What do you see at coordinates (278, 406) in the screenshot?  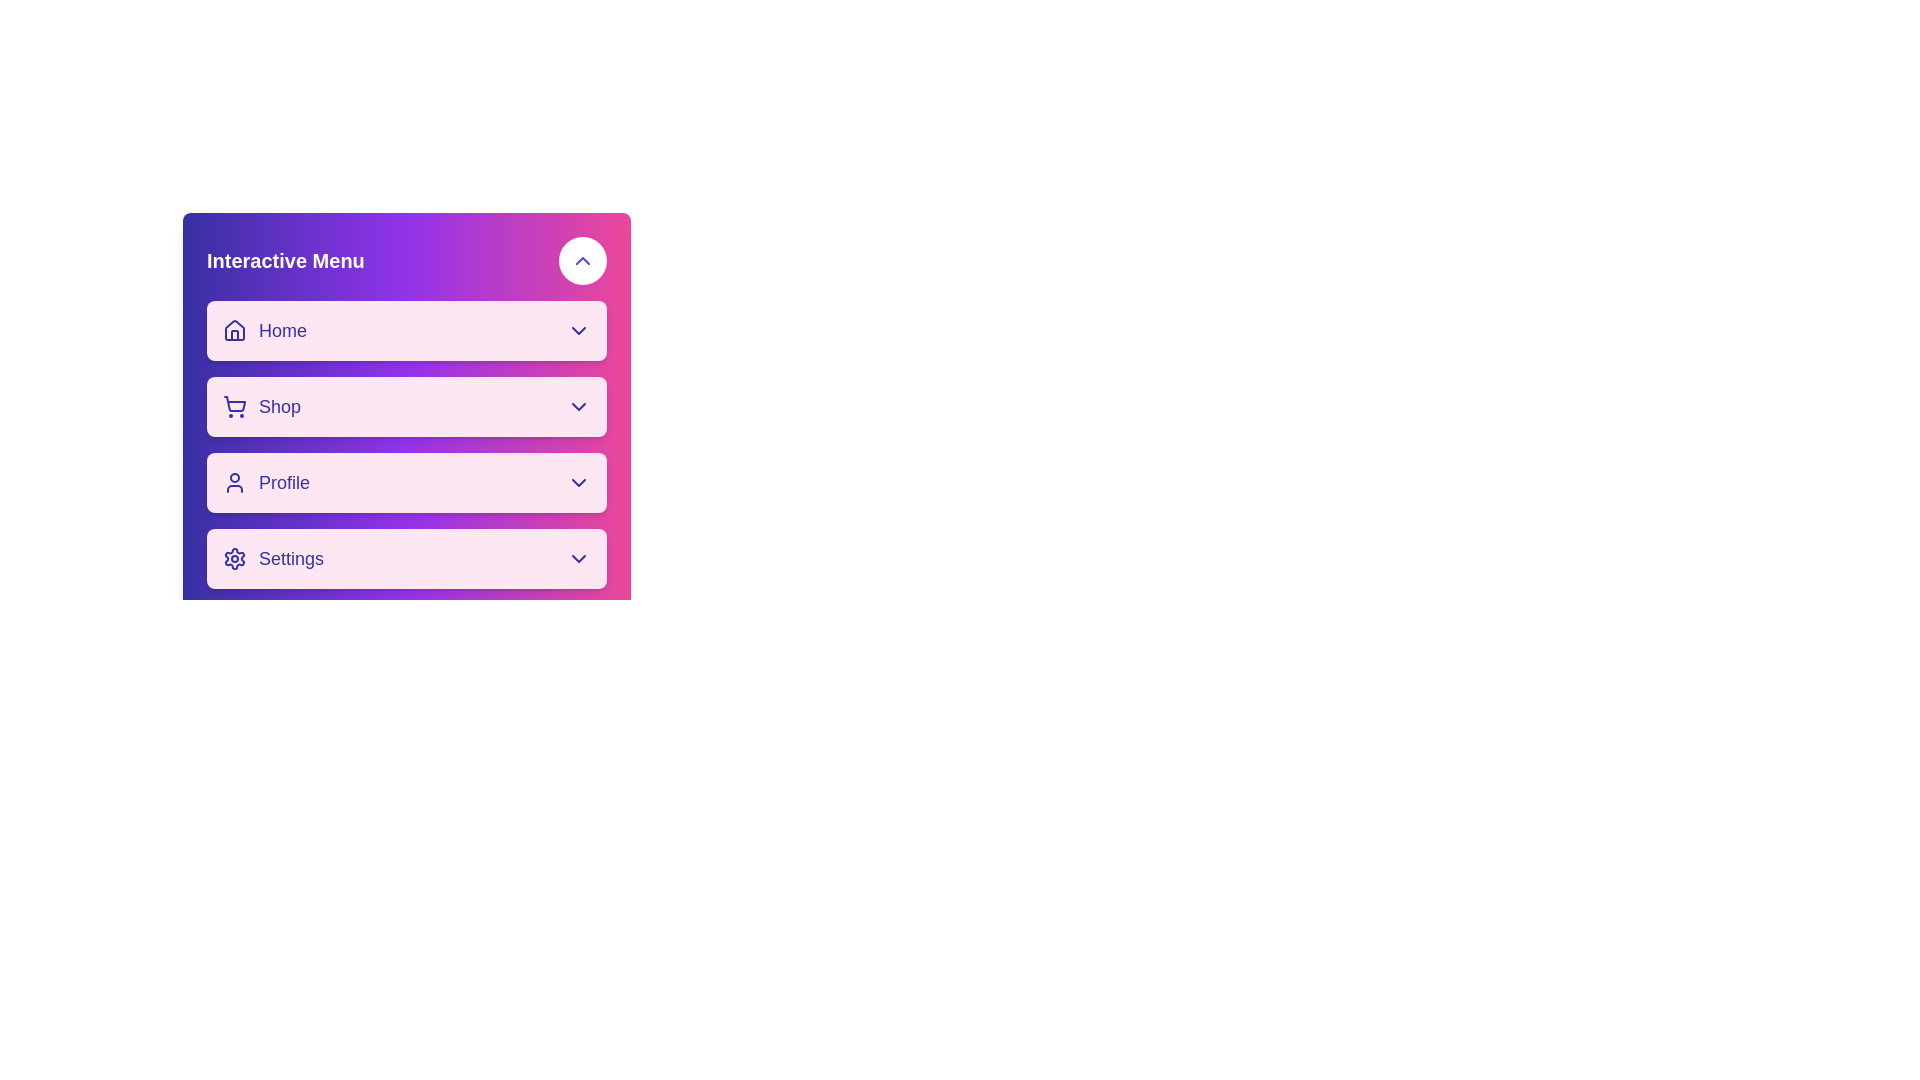 I see `the 'Shop' label, which is styled with a medium font weight and large text size, colored purple, and is positioned in a vertical menu next to a shopping cart icon` at bounding box center [278, 406].